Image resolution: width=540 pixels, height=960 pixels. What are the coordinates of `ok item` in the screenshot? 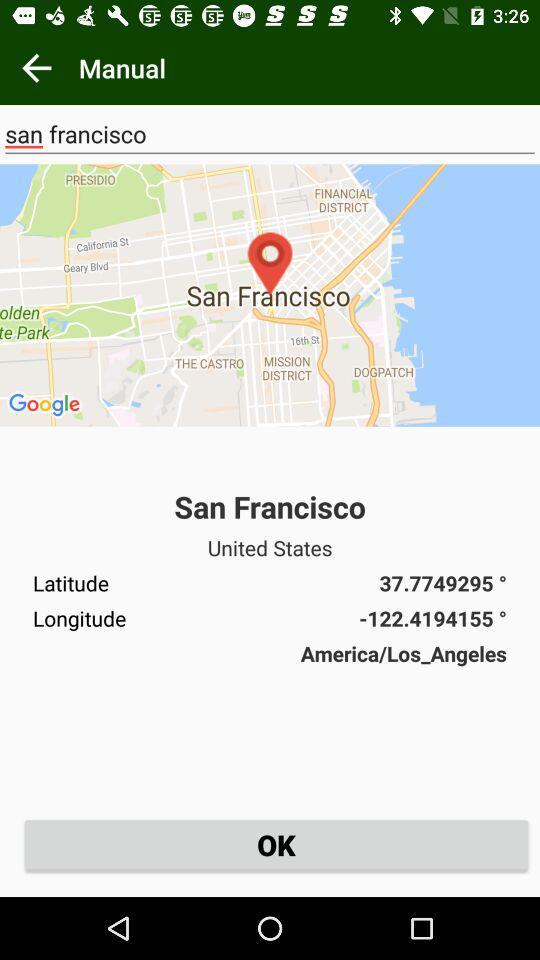 It's located at (275, 843).